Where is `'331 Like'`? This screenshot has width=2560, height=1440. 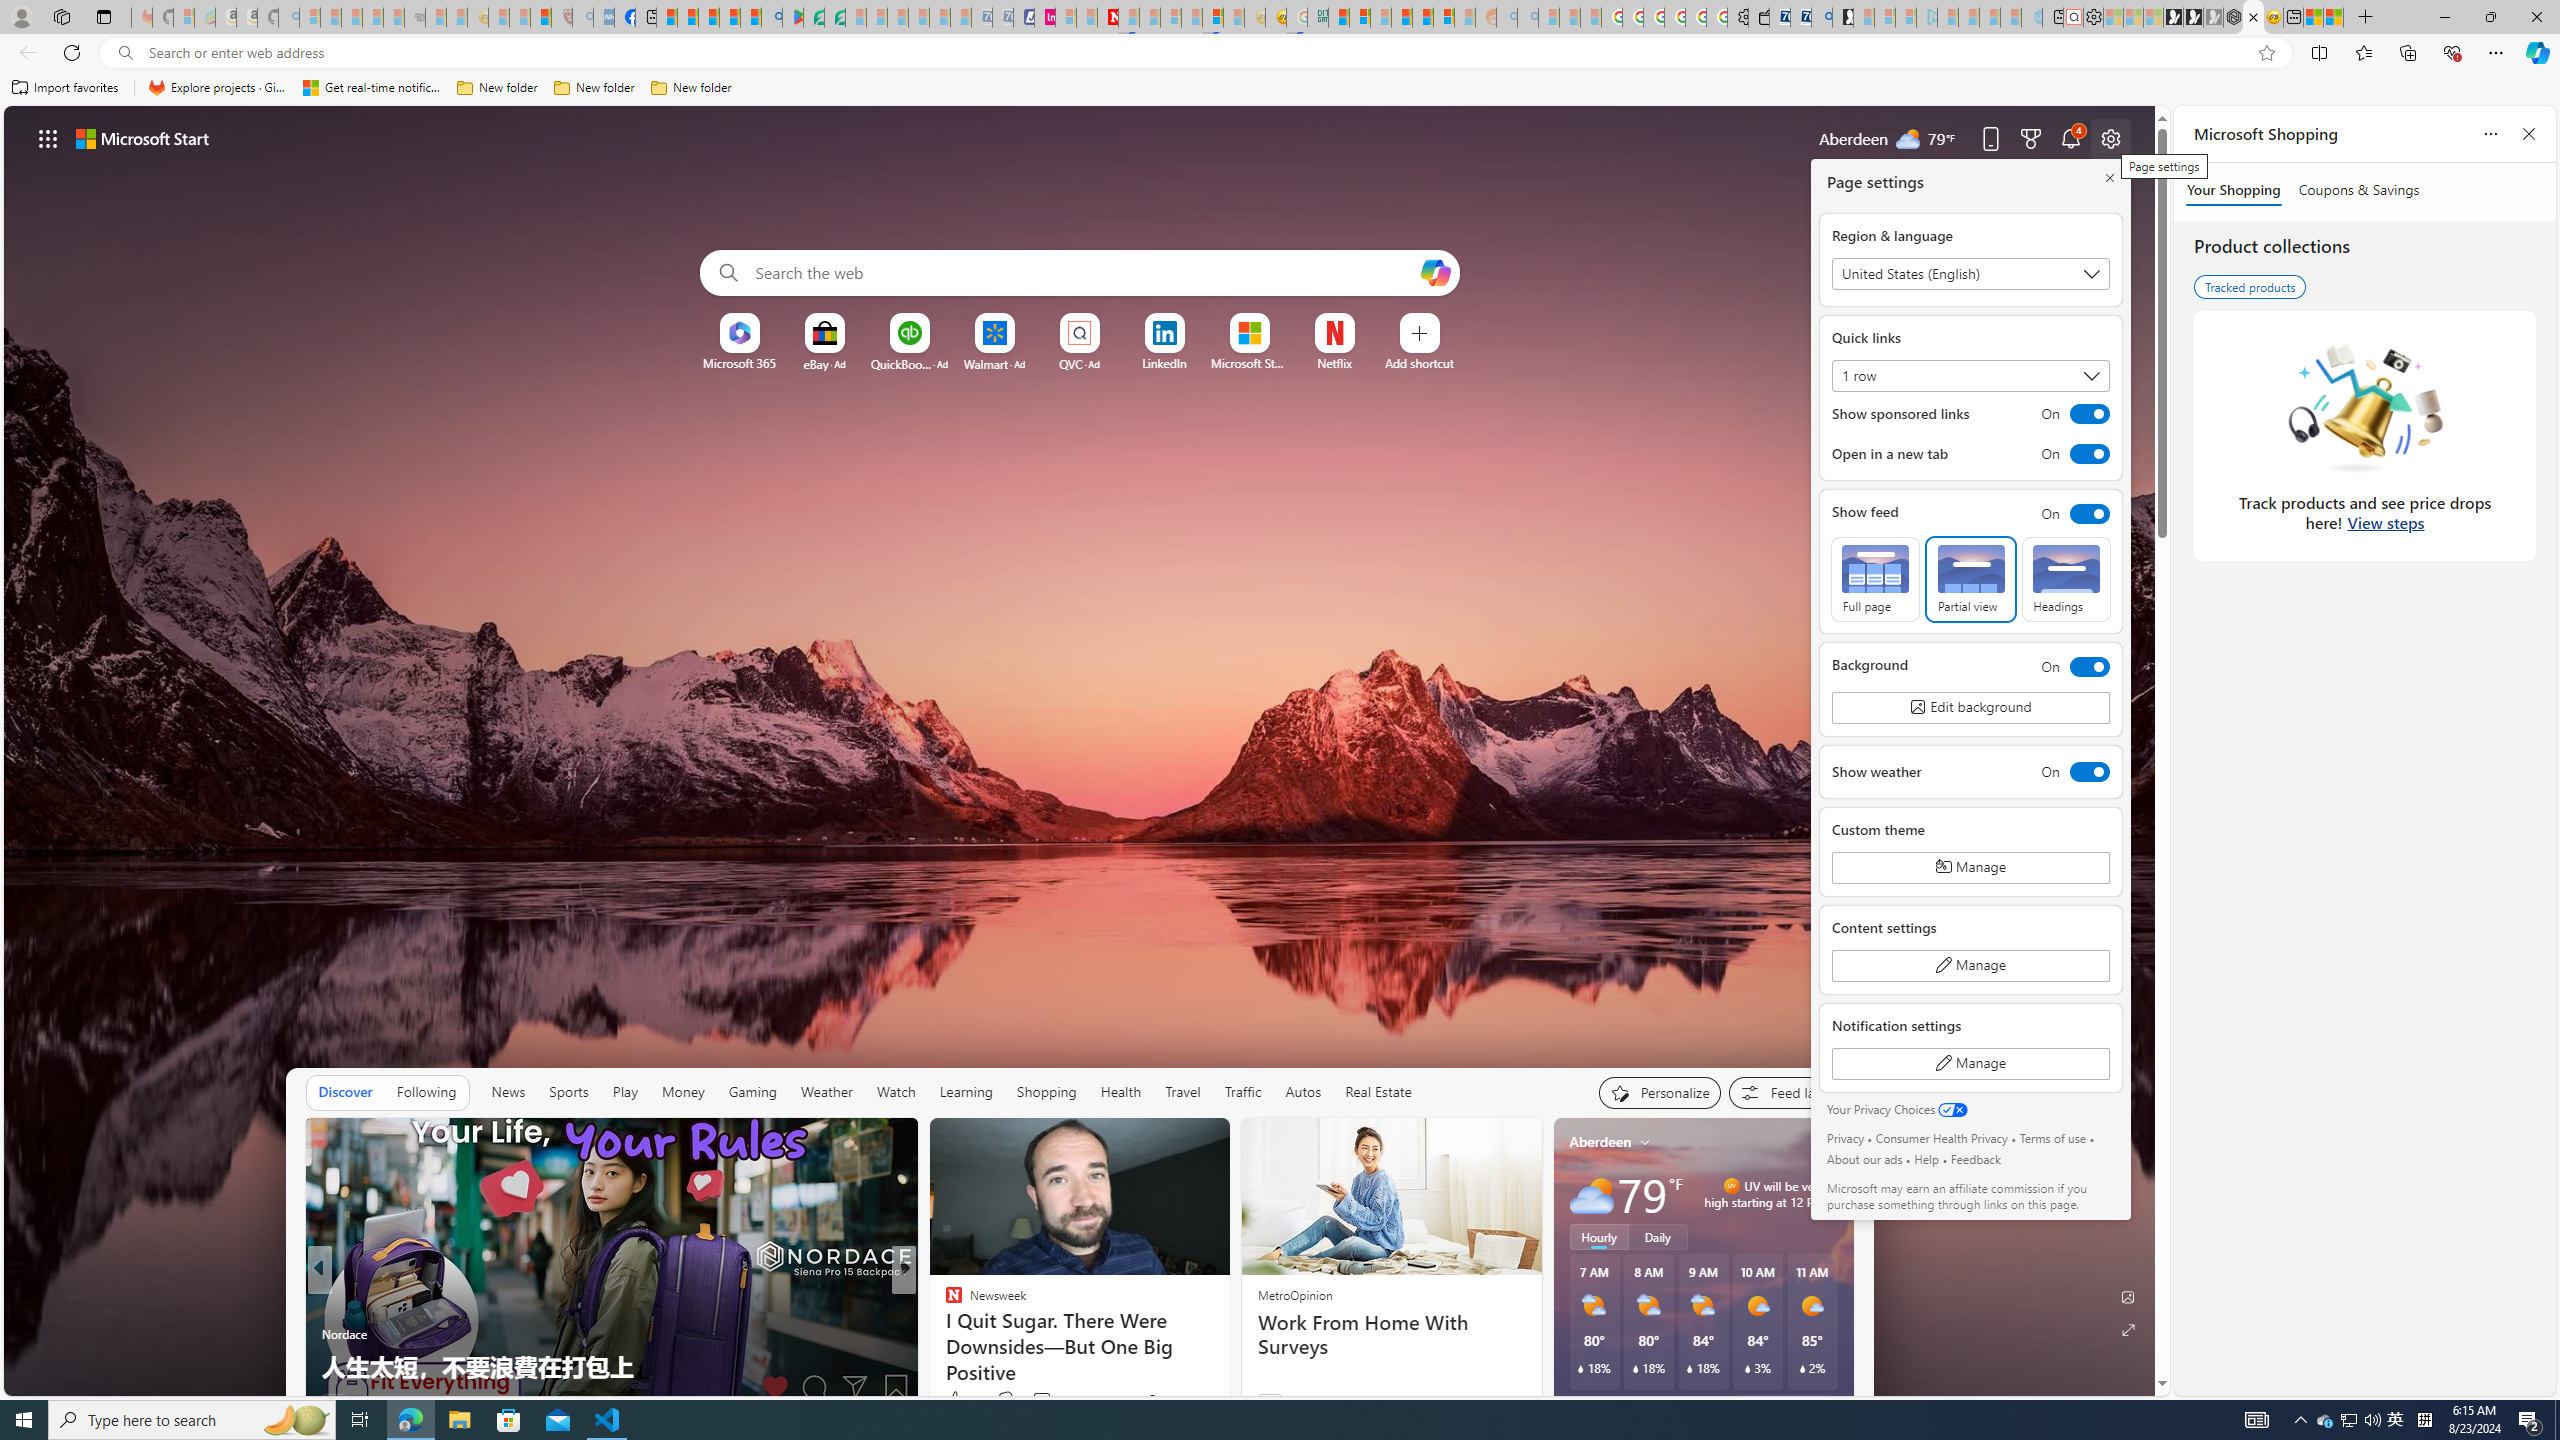
'331 Like' is located at coordinates (957, 1401).